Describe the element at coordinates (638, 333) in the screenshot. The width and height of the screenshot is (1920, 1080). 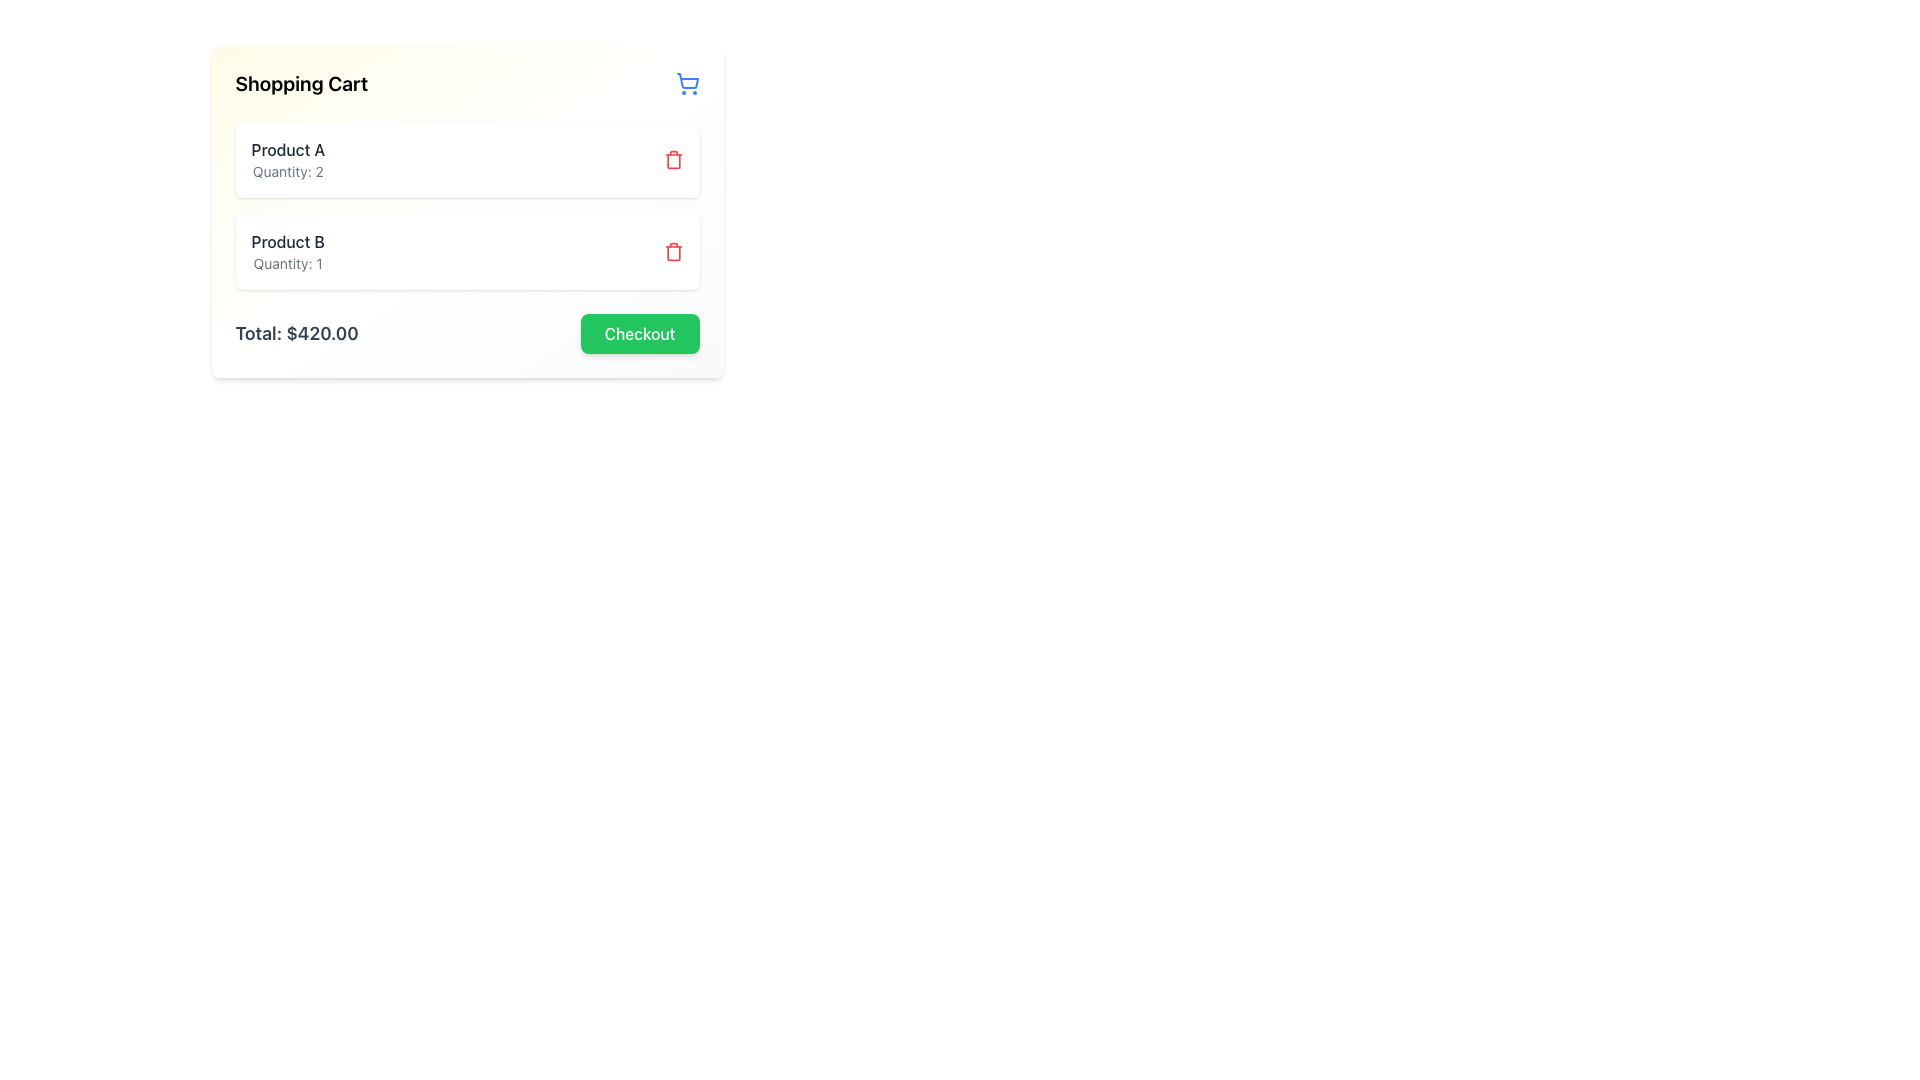
I see `the checkout button located at the bottom-right of the e-commerce interface using keyboard navigation` at that location.